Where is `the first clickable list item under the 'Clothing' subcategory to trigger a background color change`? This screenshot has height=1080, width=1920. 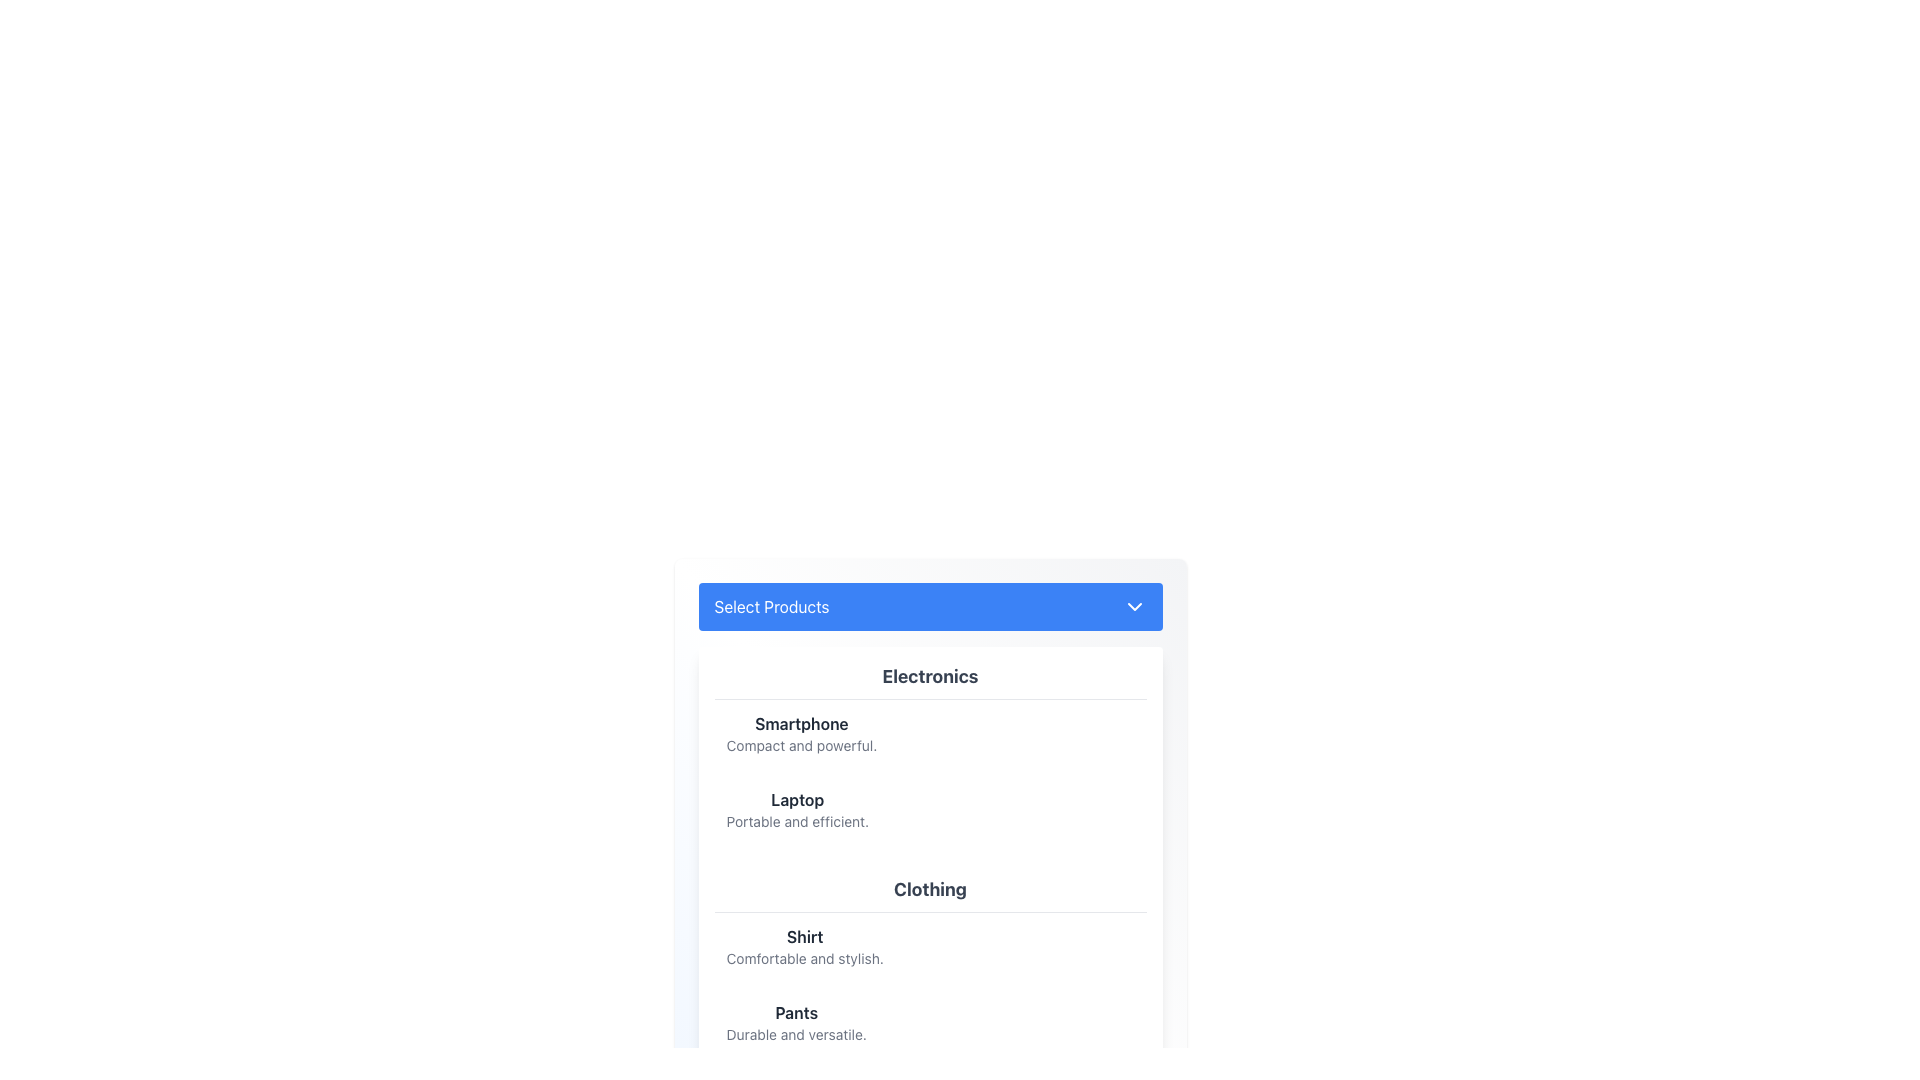
the first clickable list item under the 'Clothing' subcategory to trigger a background color change is located at coordinates (929, 946).